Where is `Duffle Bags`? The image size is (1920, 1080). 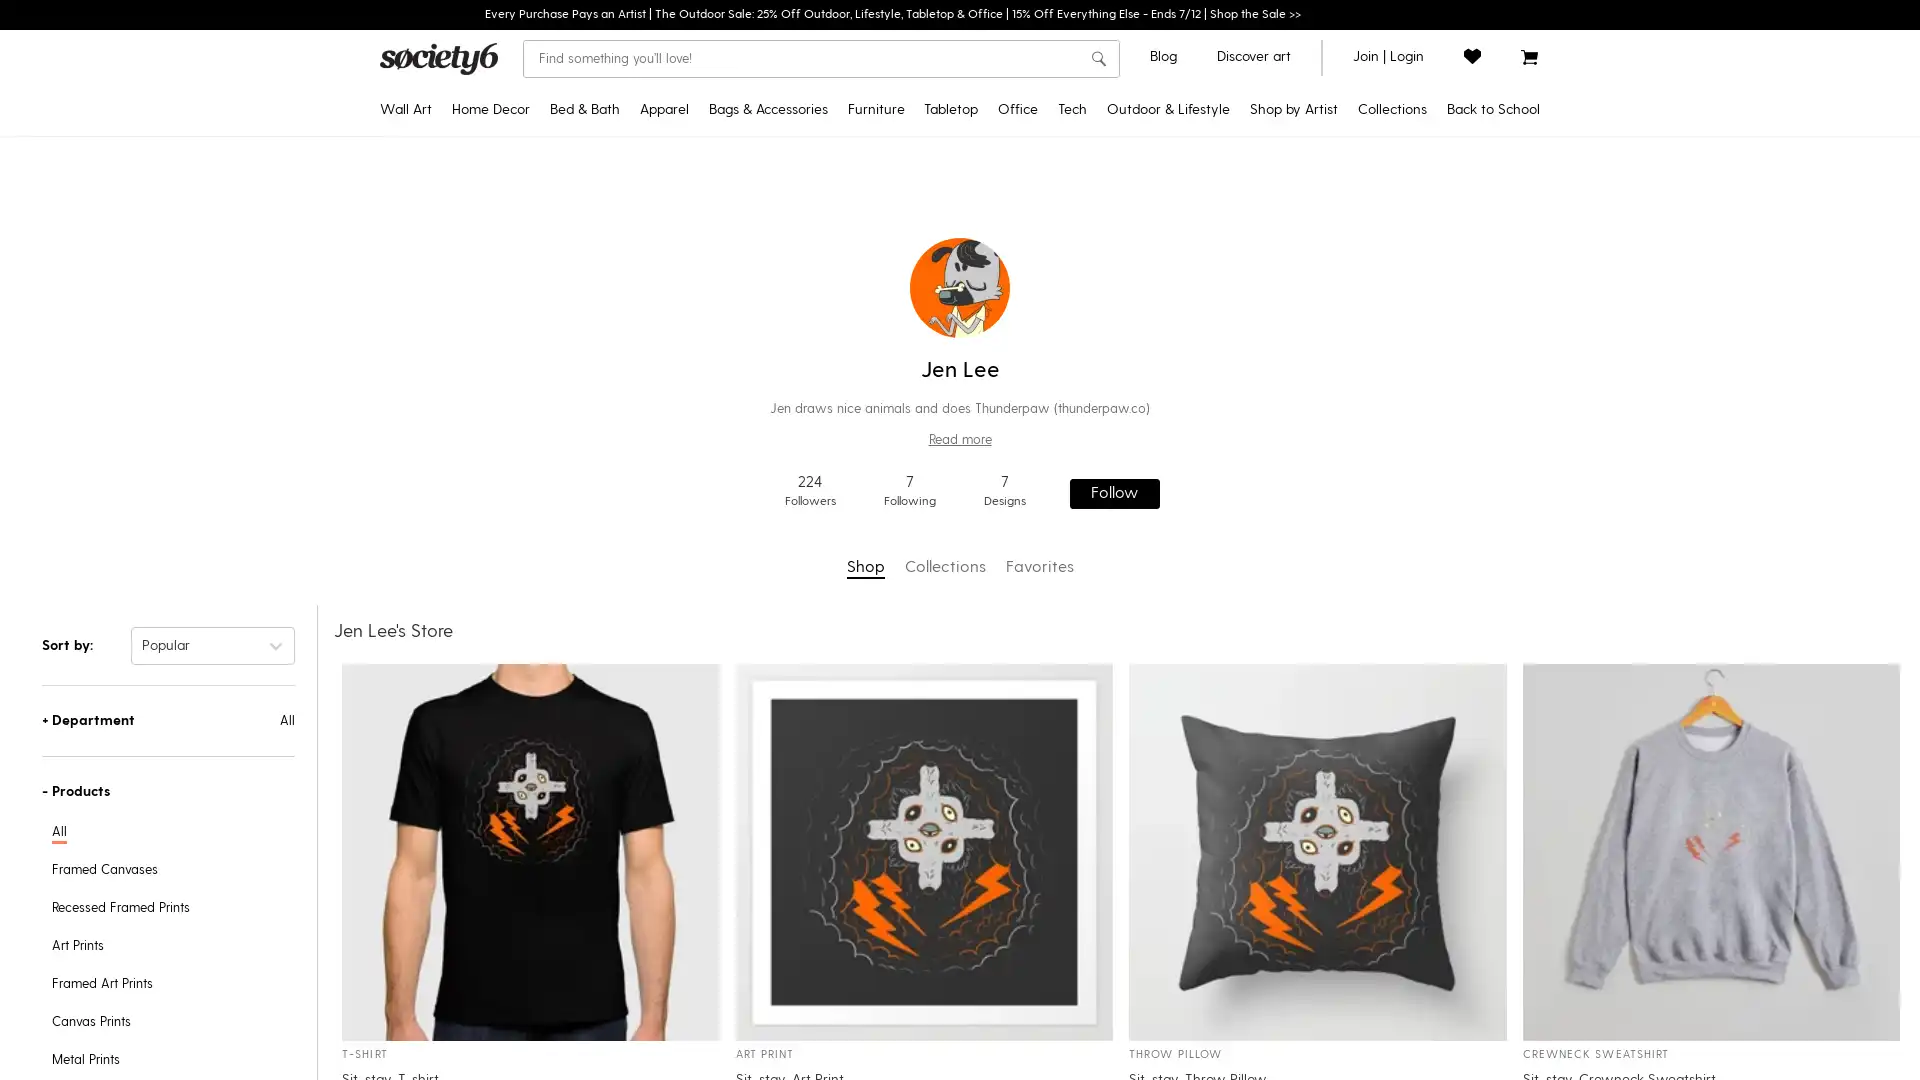 Duffle Bags is located at coordinates (781, 256).